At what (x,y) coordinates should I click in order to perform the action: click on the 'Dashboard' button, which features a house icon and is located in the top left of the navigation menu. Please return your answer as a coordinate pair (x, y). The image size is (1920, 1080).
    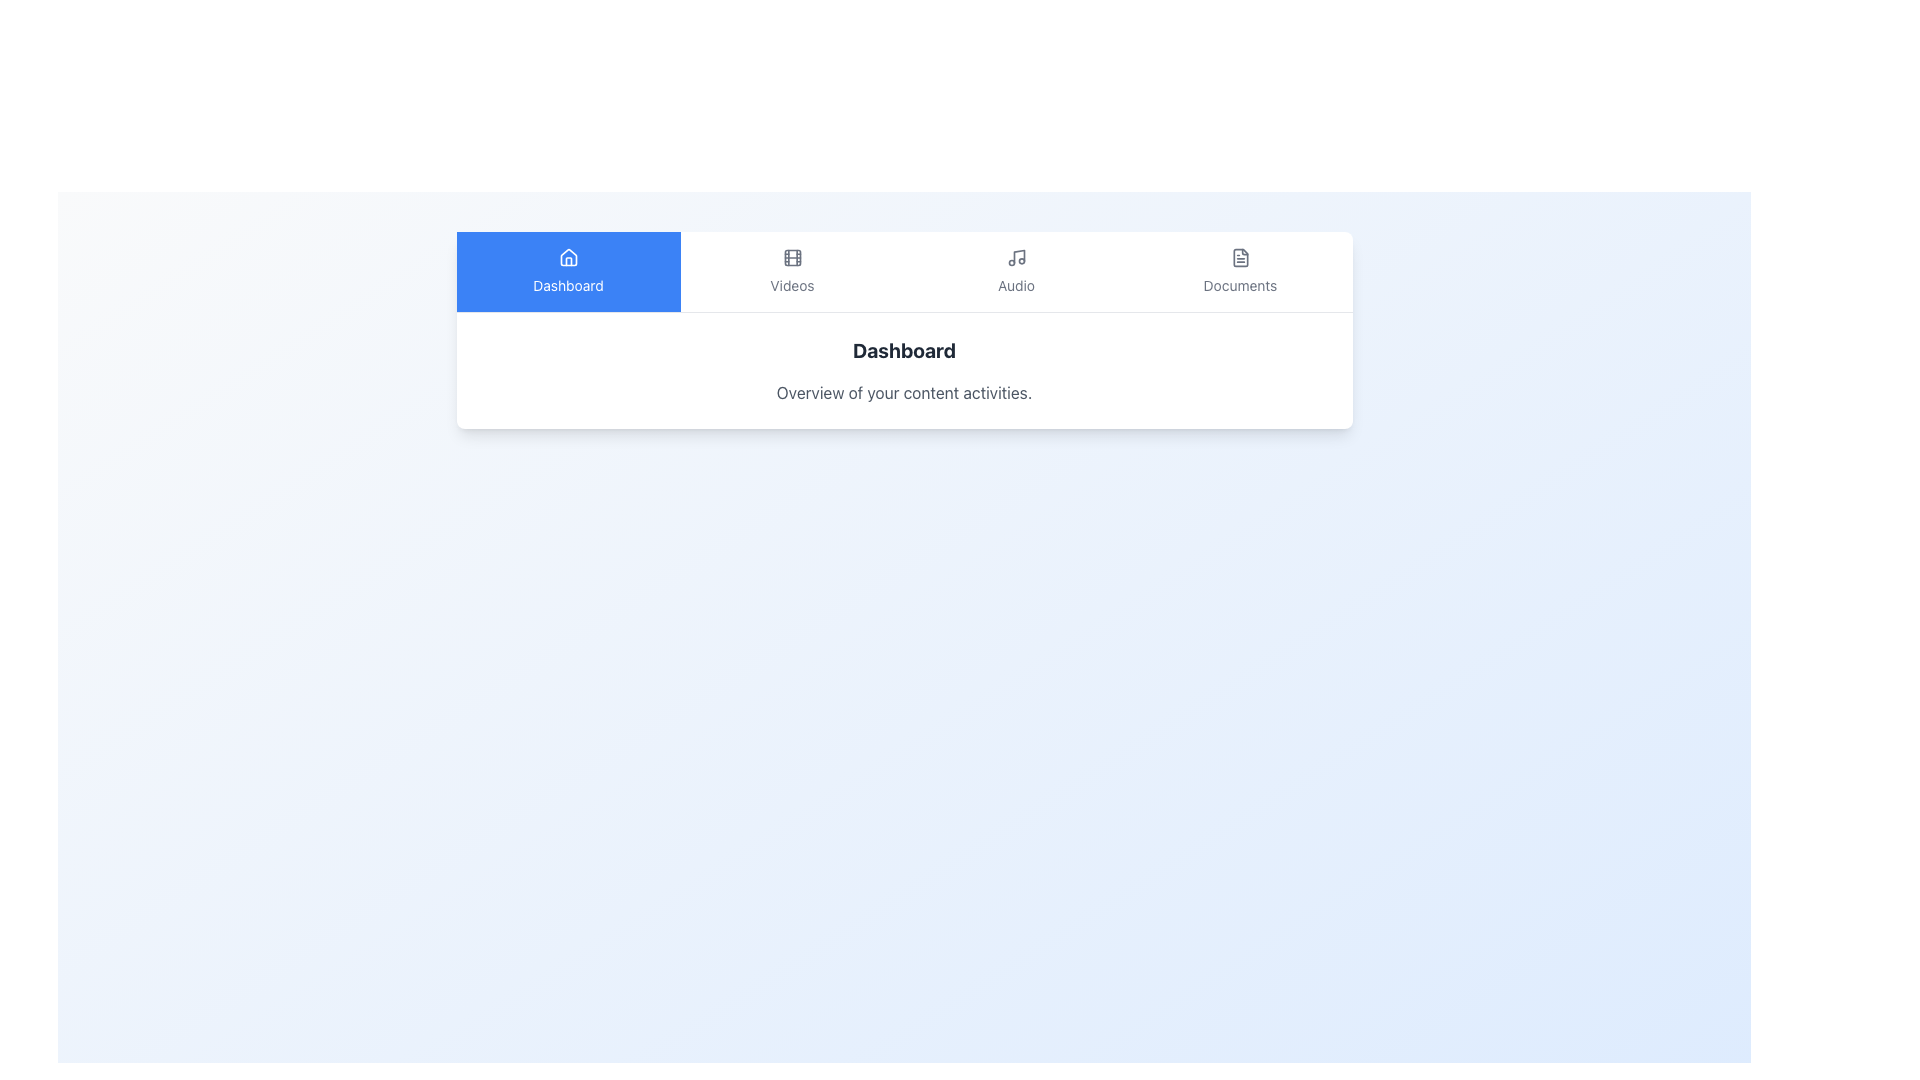
    Looking at the image, I should click on (567, 272).